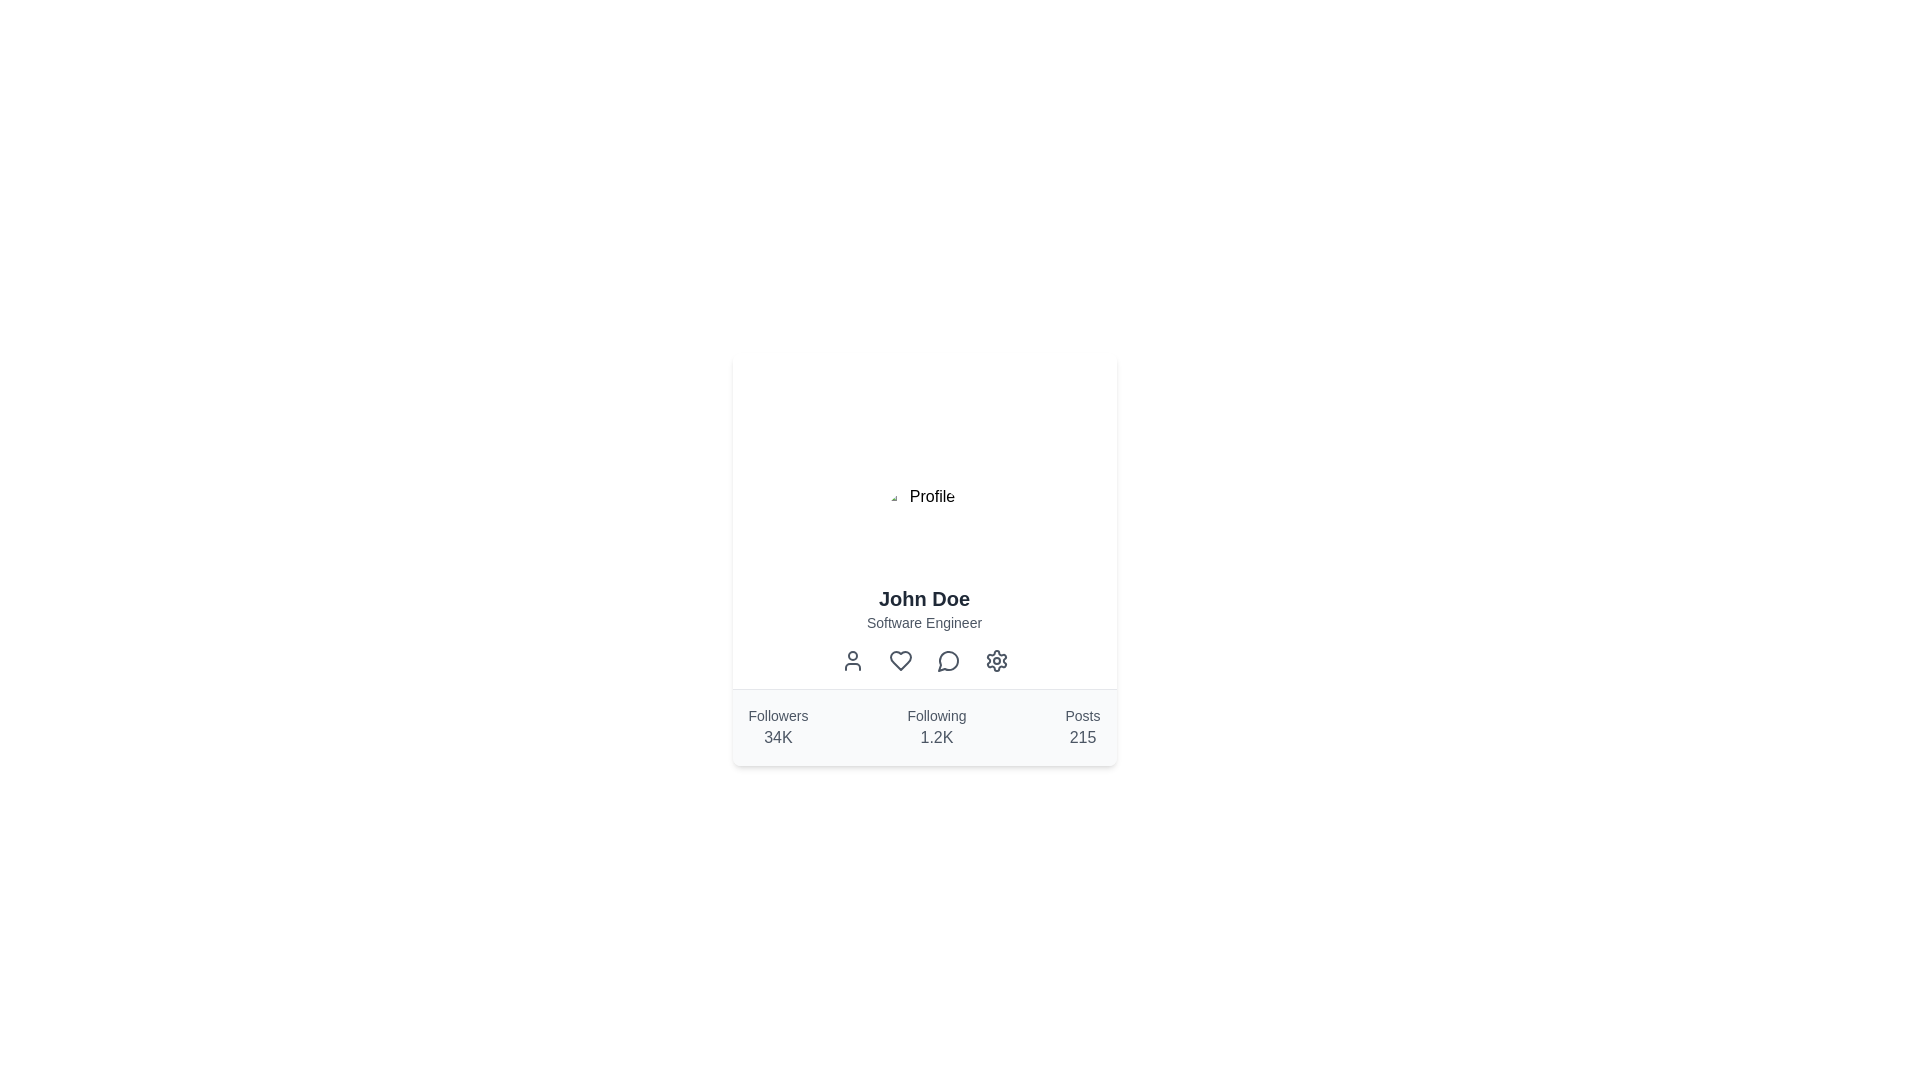  Describe the element at coordinates (923, 622) in the screenshot. I see `the text label that describes the role or job title for the user 'John Doe', located directly below the 'John Doe' text within the central card layout` at that location.